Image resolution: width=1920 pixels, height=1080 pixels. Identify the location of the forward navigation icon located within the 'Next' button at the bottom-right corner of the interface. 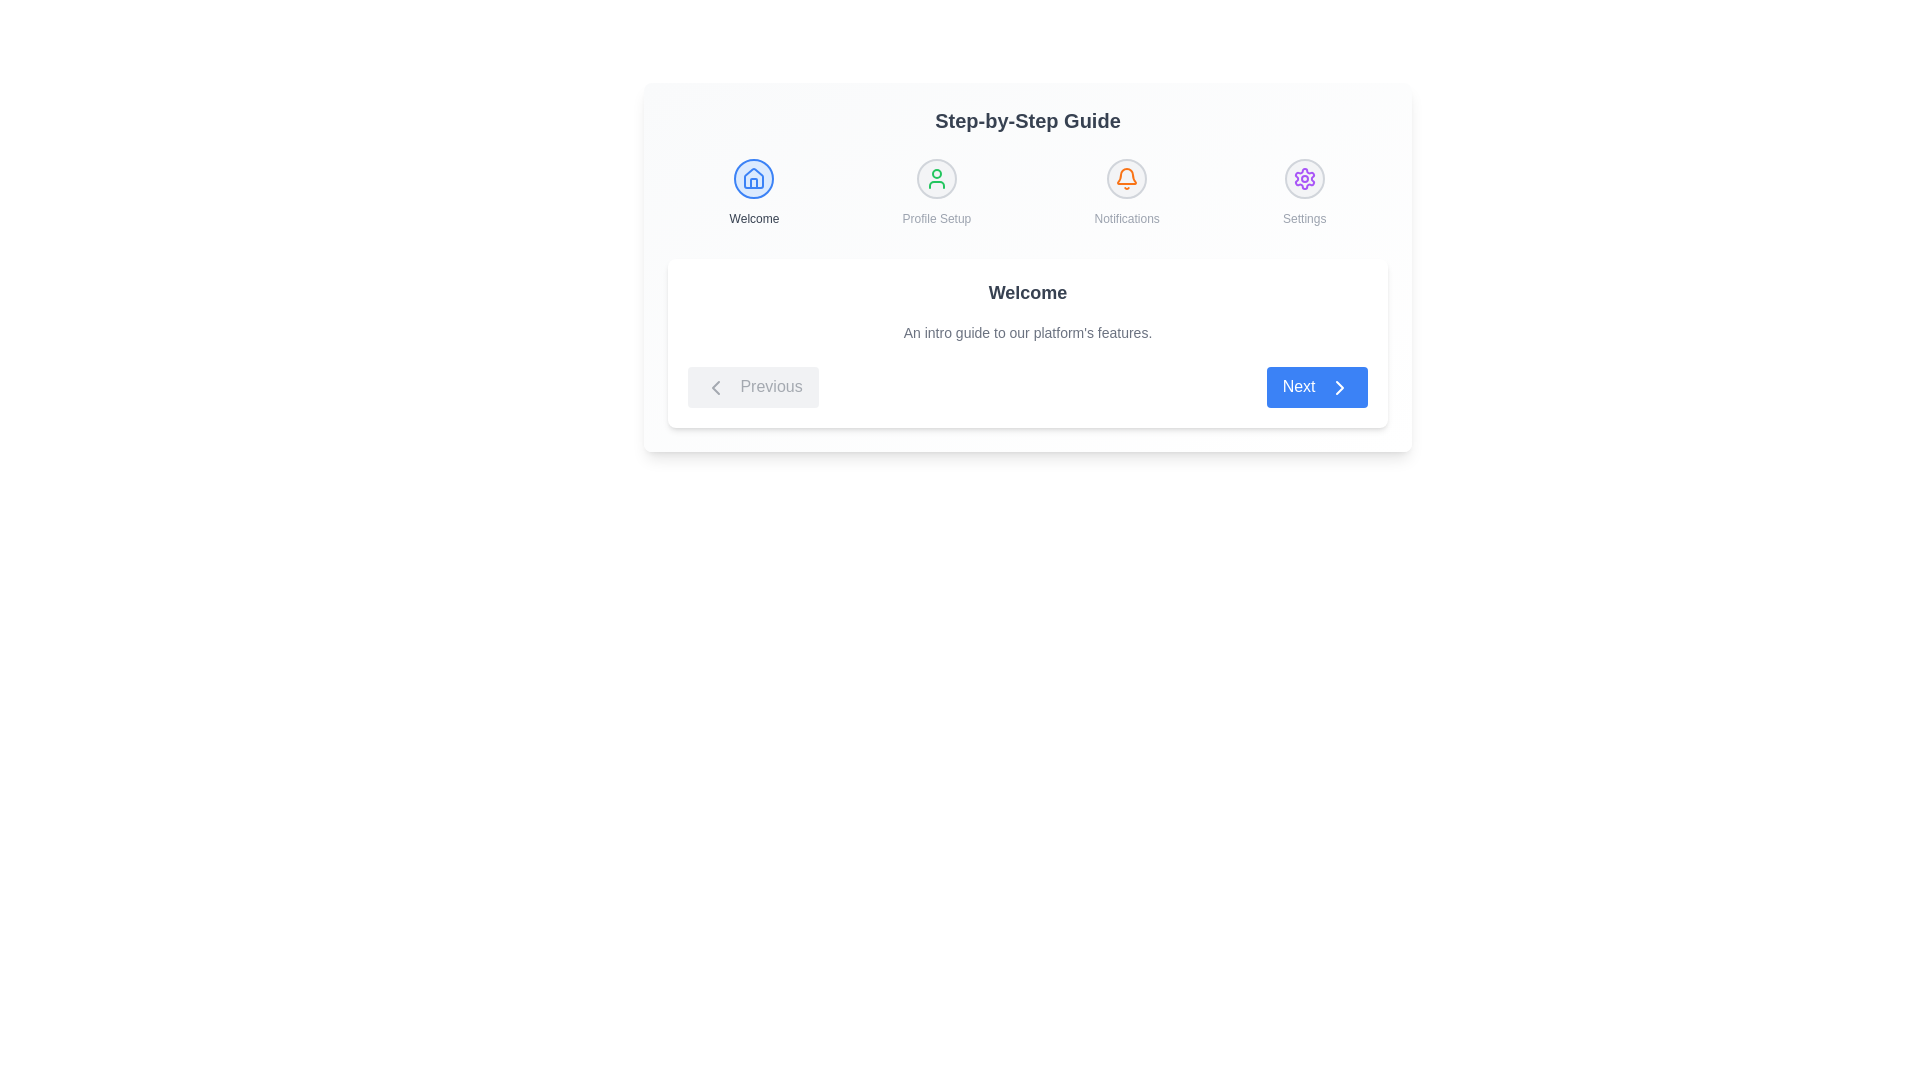
(1339, 386).